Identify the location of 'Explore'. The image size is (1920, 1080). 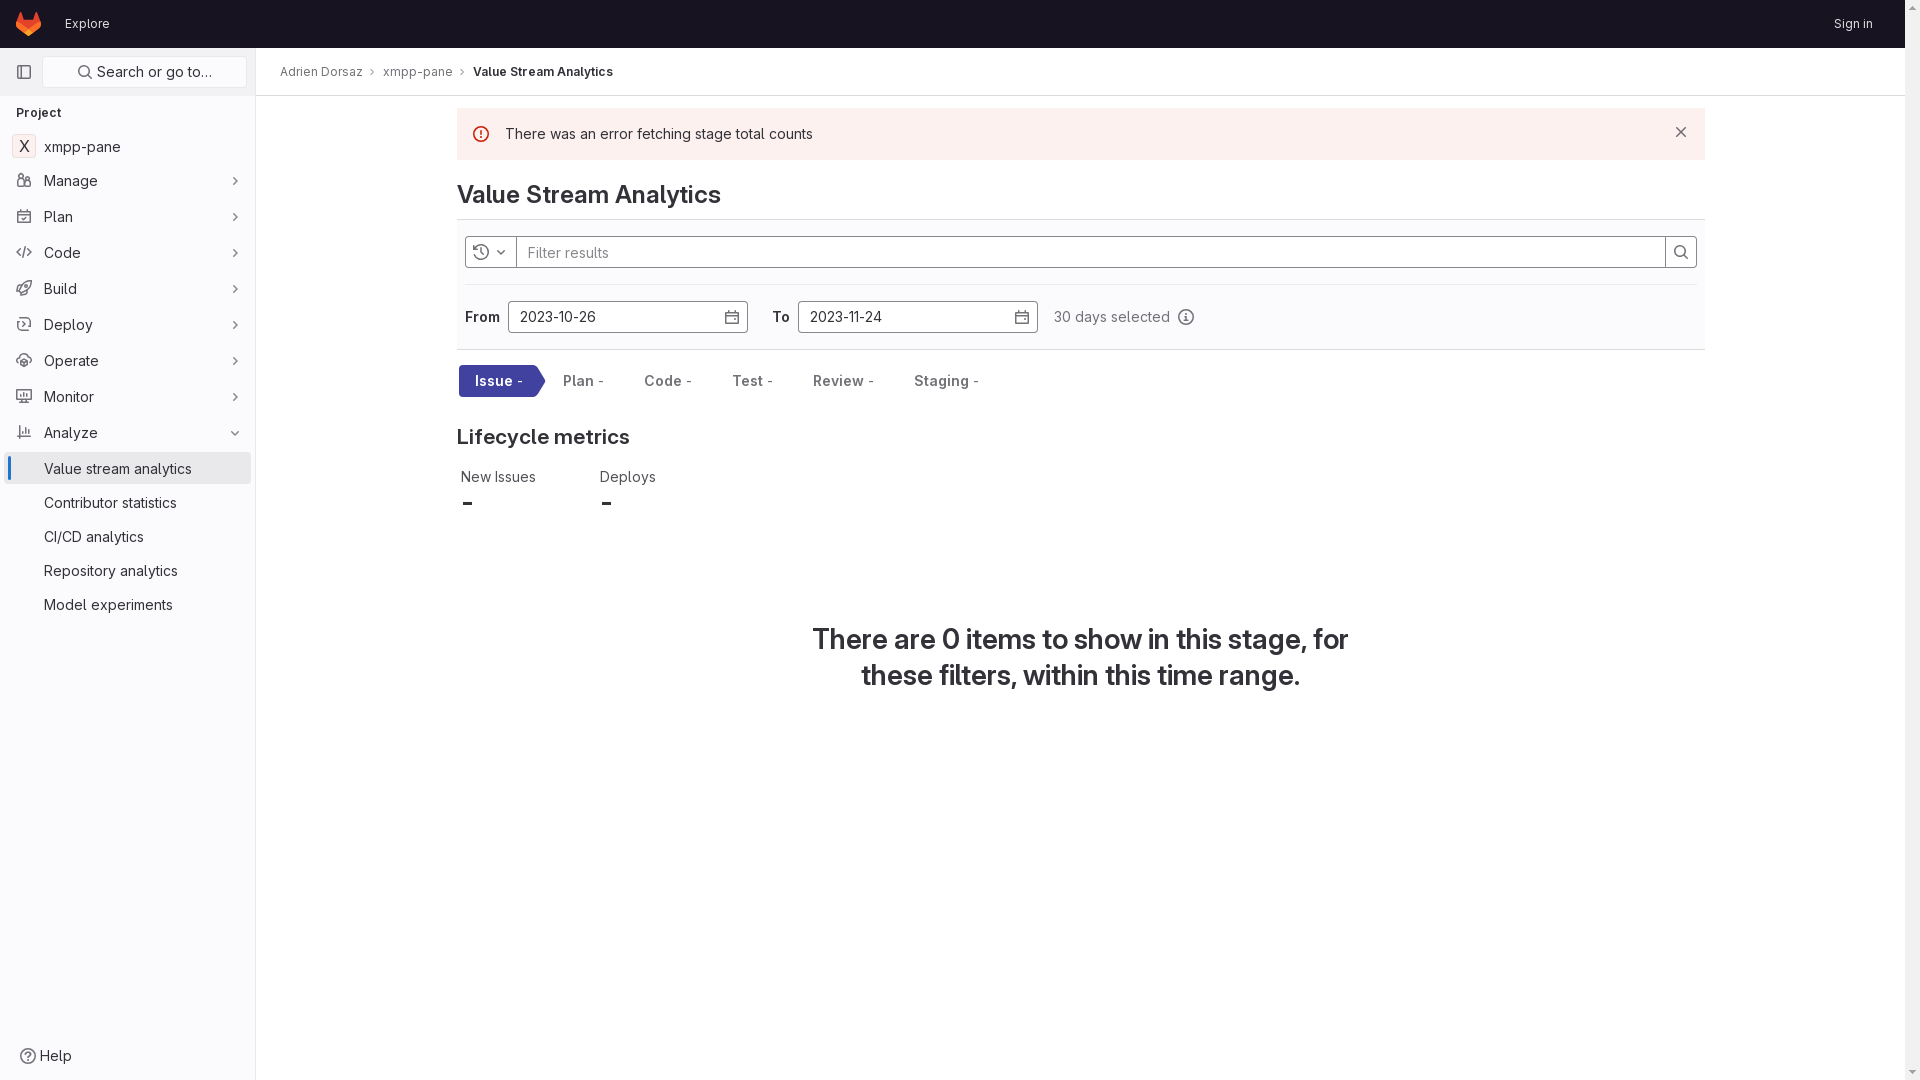
(86, 23).